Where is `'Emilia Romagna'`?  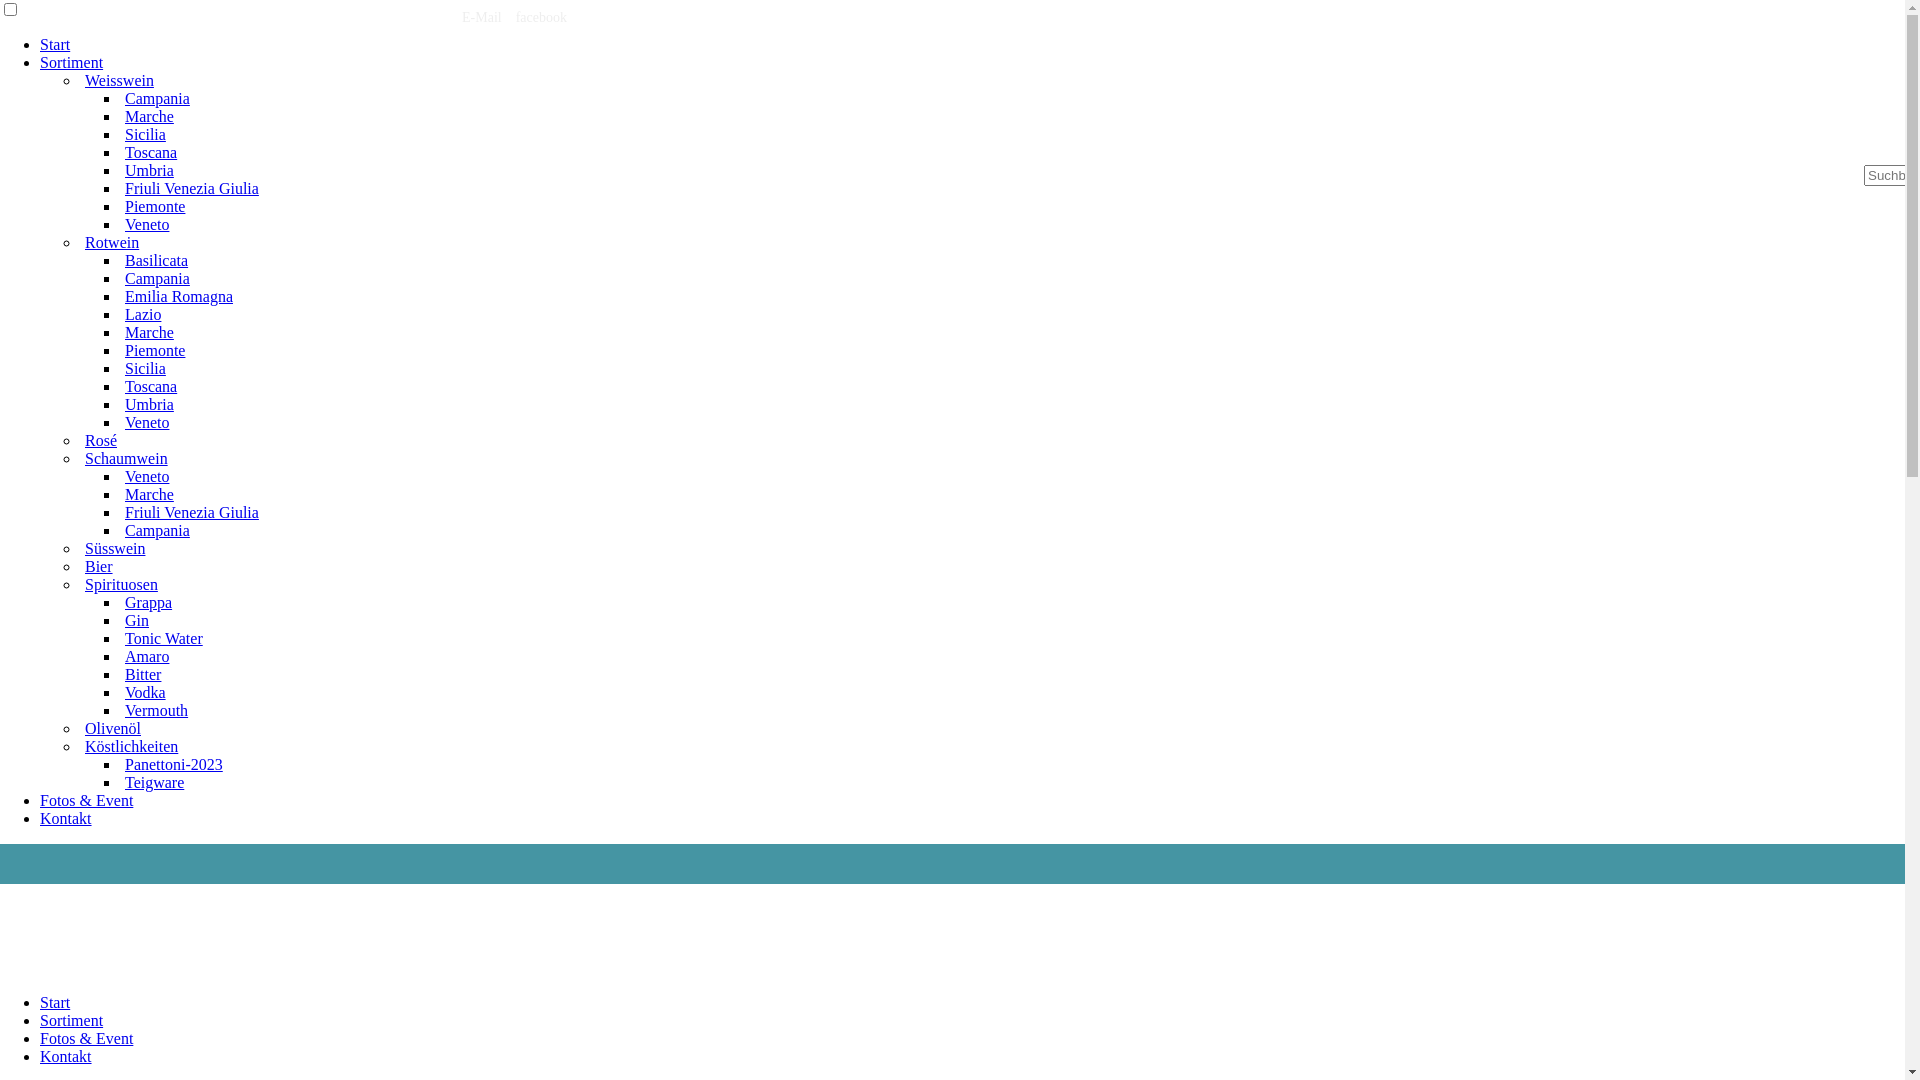 'Emilia Romagna' is located at coordinates (119, 296).